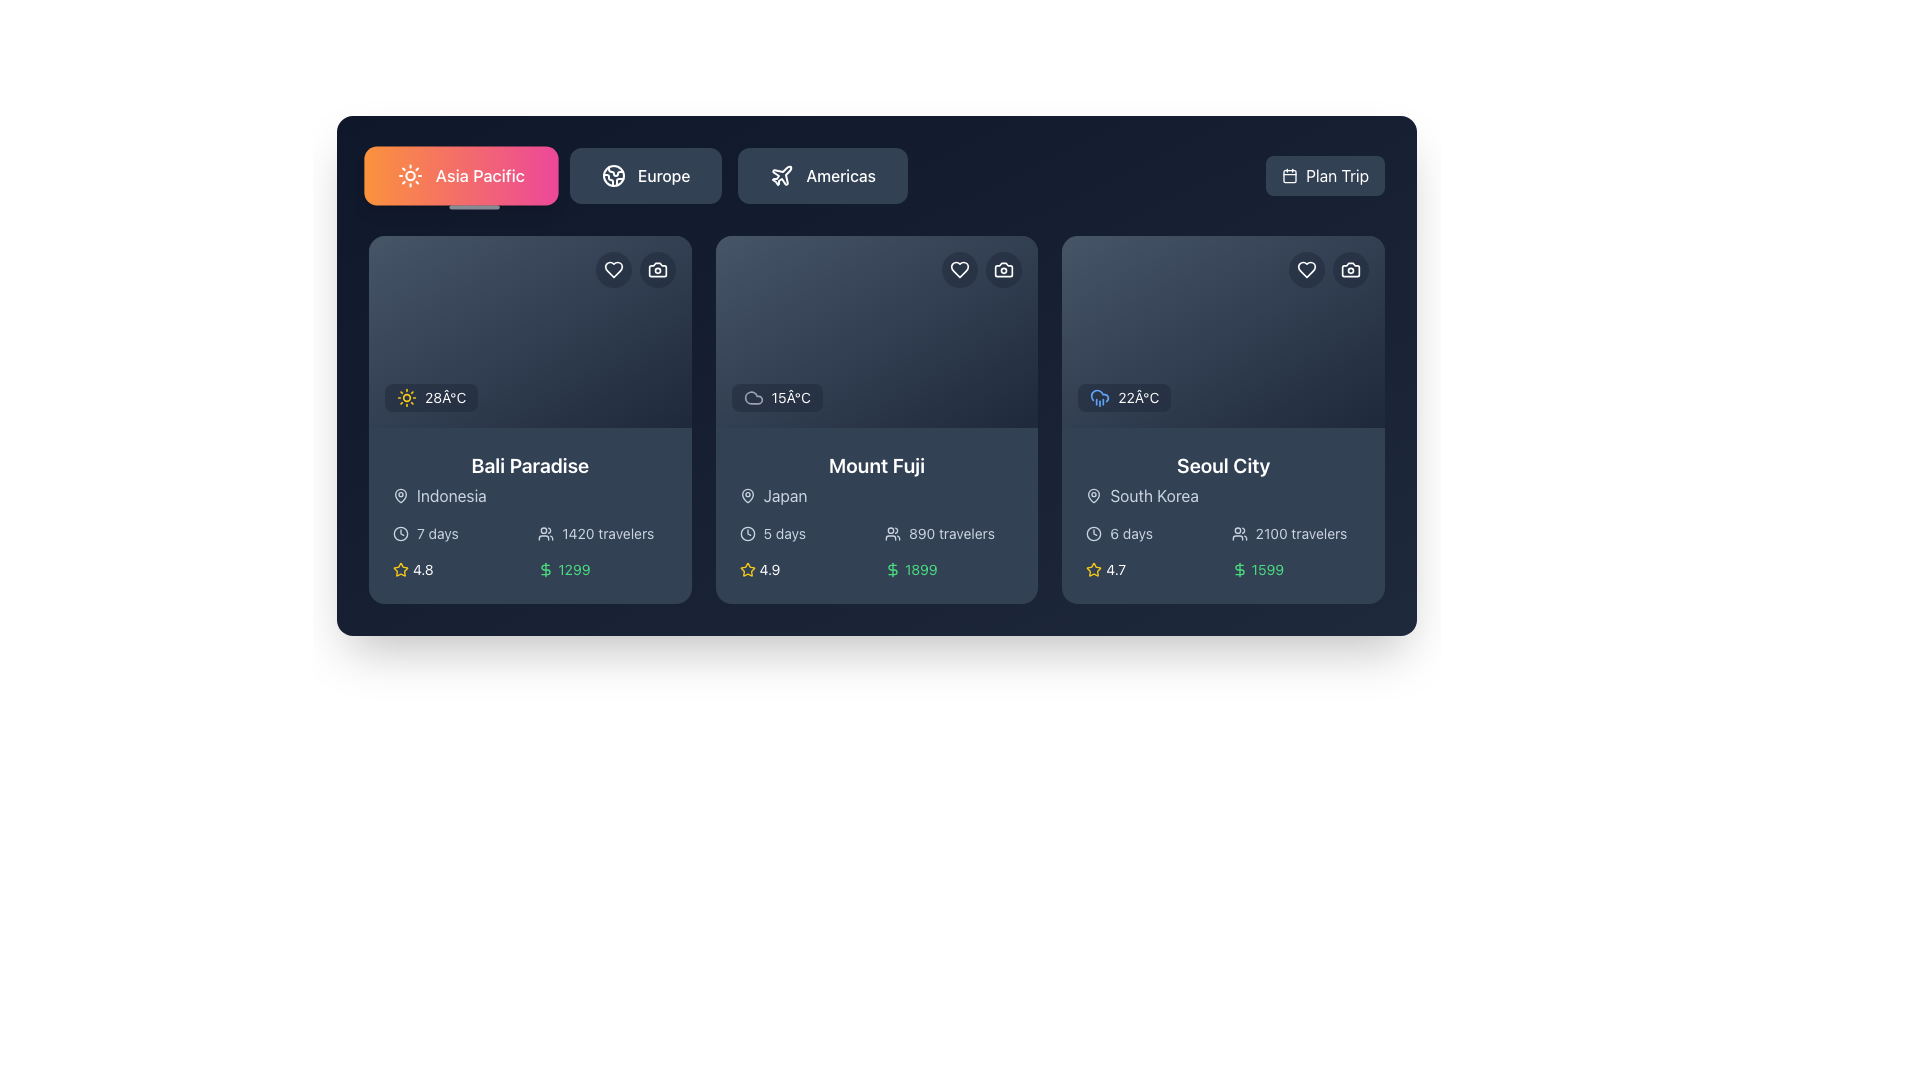 The image size is (1920, 1080). What do you see at coordinates (960, 270) in the screenshot?
I see `the heart icon button to like or add the 'Mount Fuji' card to favorites, which is the first button` at bounding box center [960, 270].